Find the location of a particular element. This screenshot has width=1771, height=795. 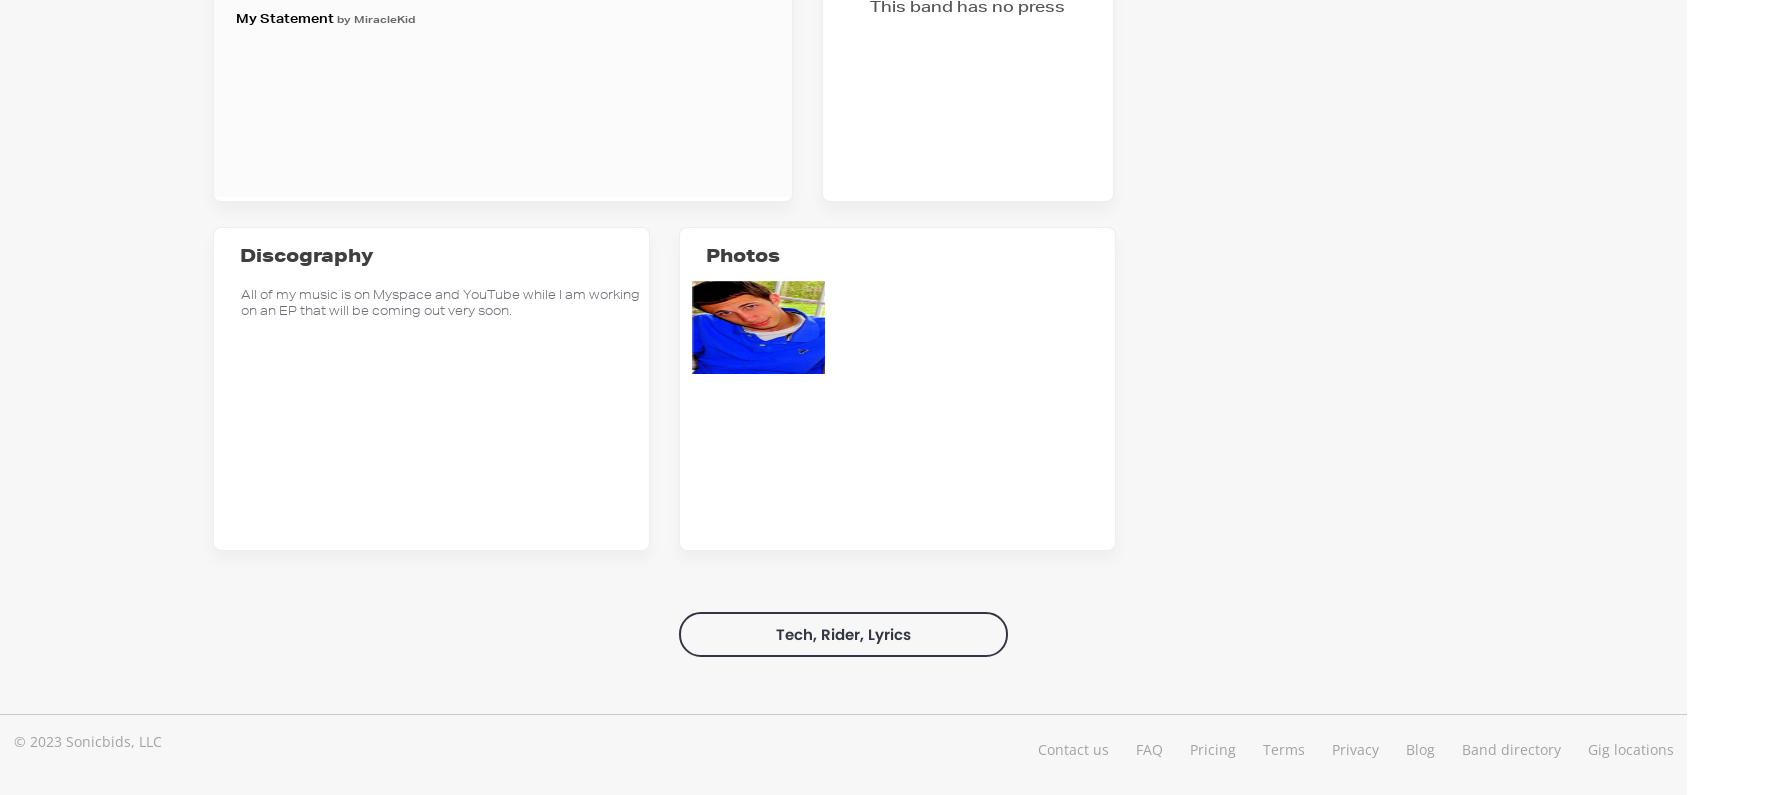

'Pricing' is located at coordinates (1189, 747).